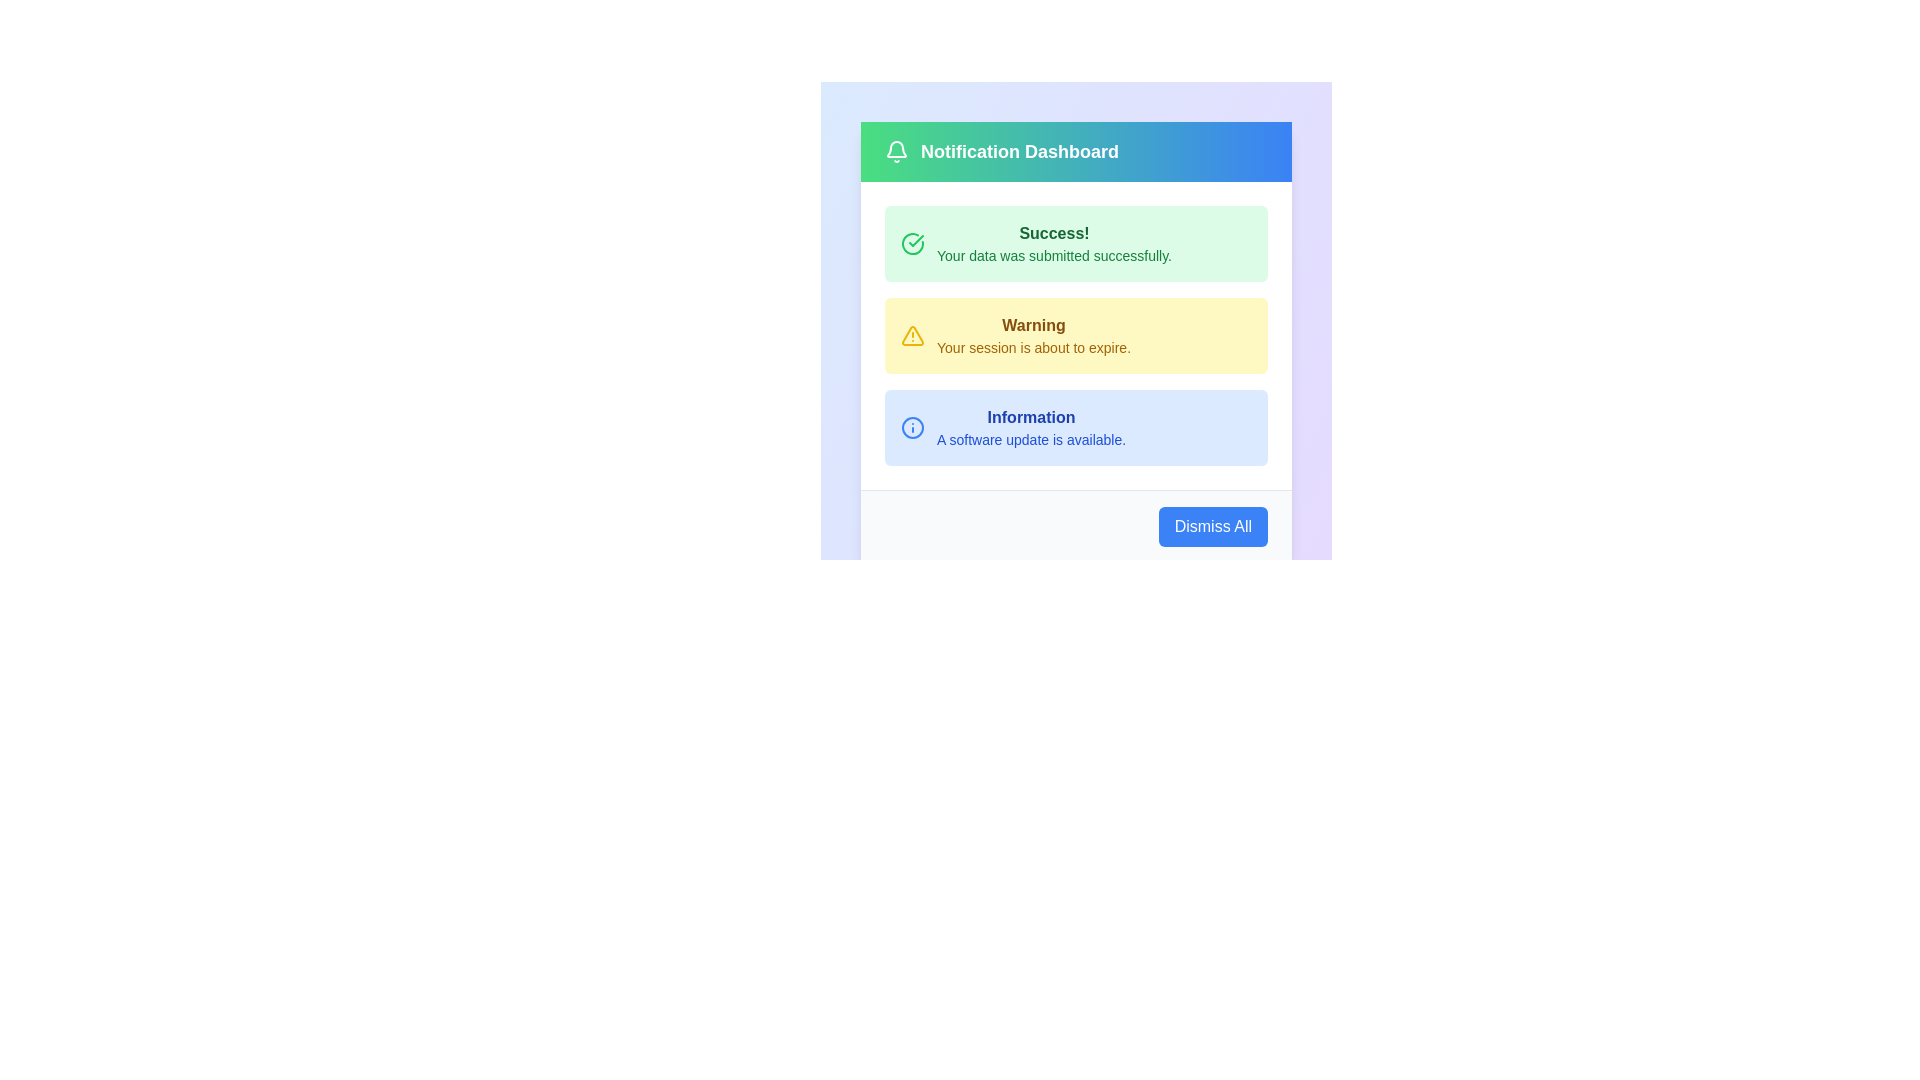  Describe the element at coordinates (1075, 308) in the screenshot. I see `the Notification Card that serves as a warning notification, located between the green 'Success' notification and the blue 'Information' notification in the main notification panel` at that location.